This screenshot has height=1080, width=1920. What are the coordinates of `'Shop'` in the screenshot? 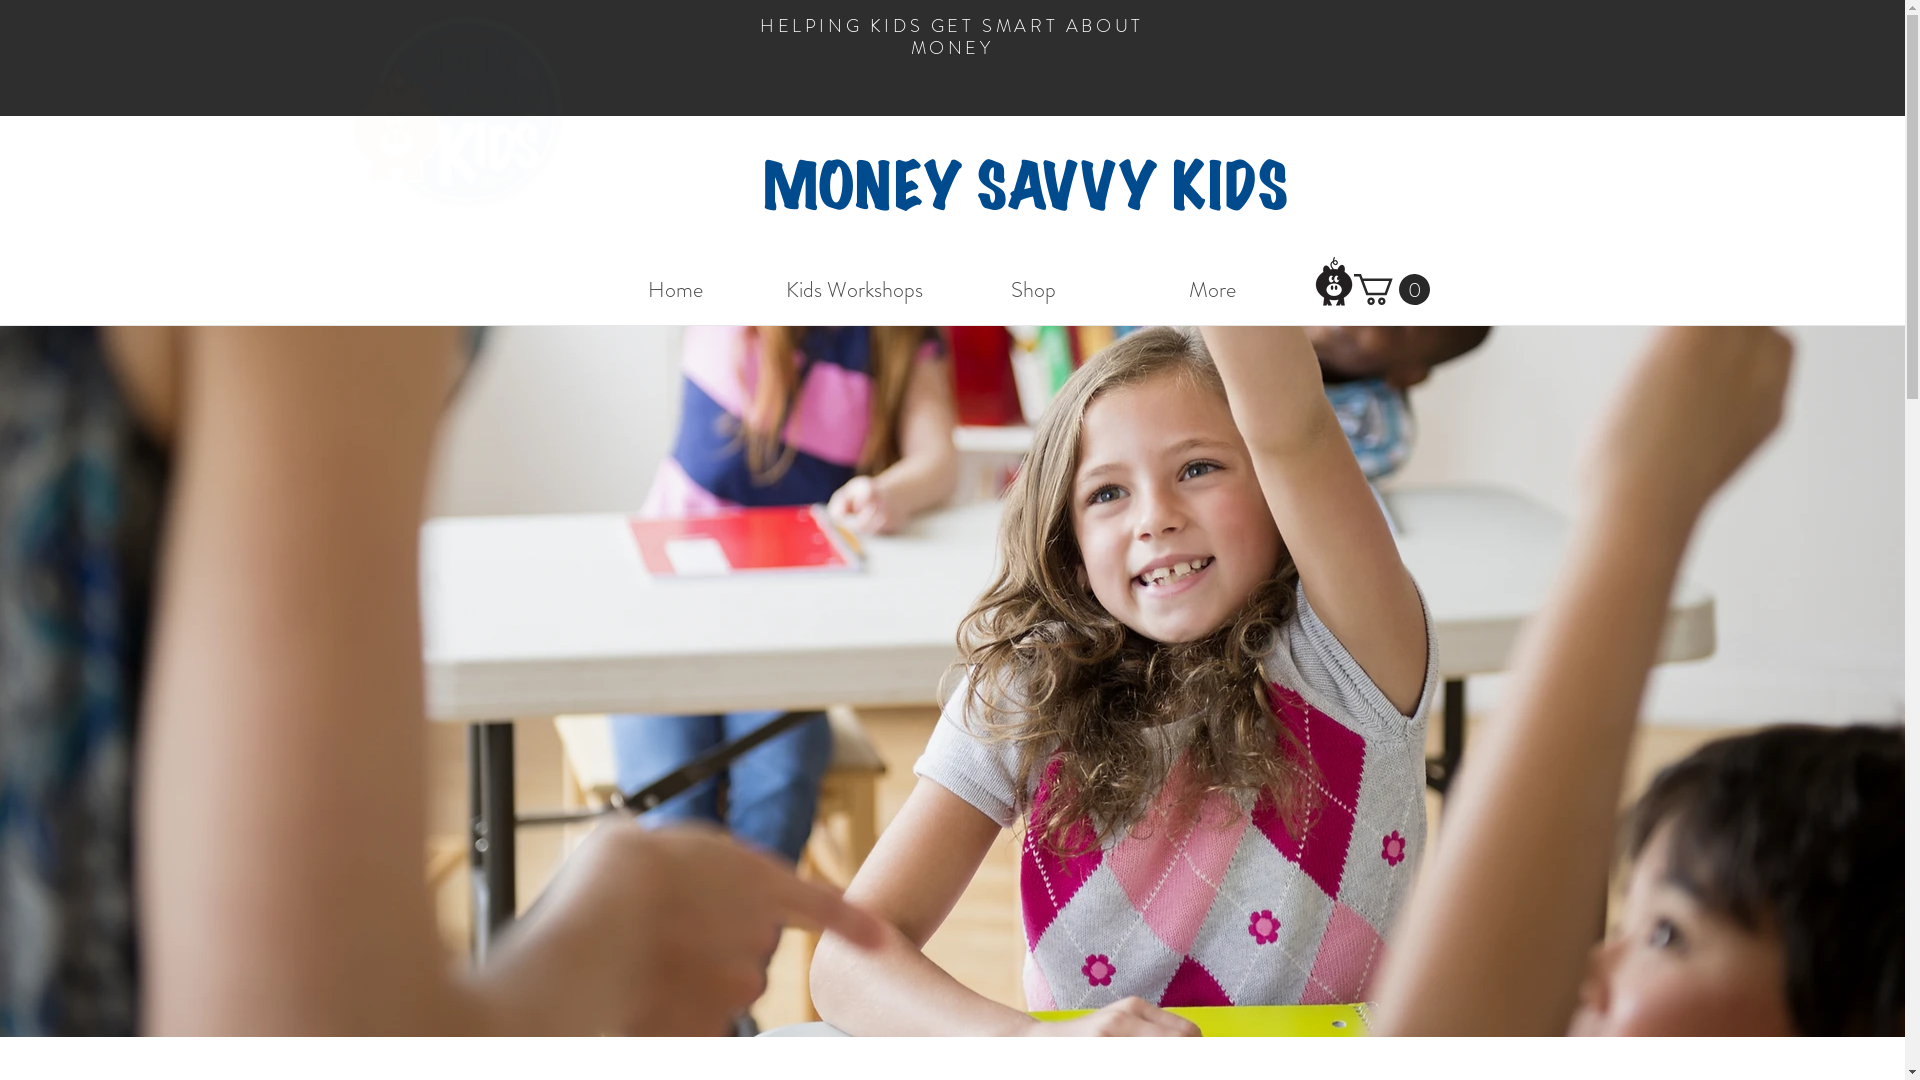 It's located at (1033, 289).